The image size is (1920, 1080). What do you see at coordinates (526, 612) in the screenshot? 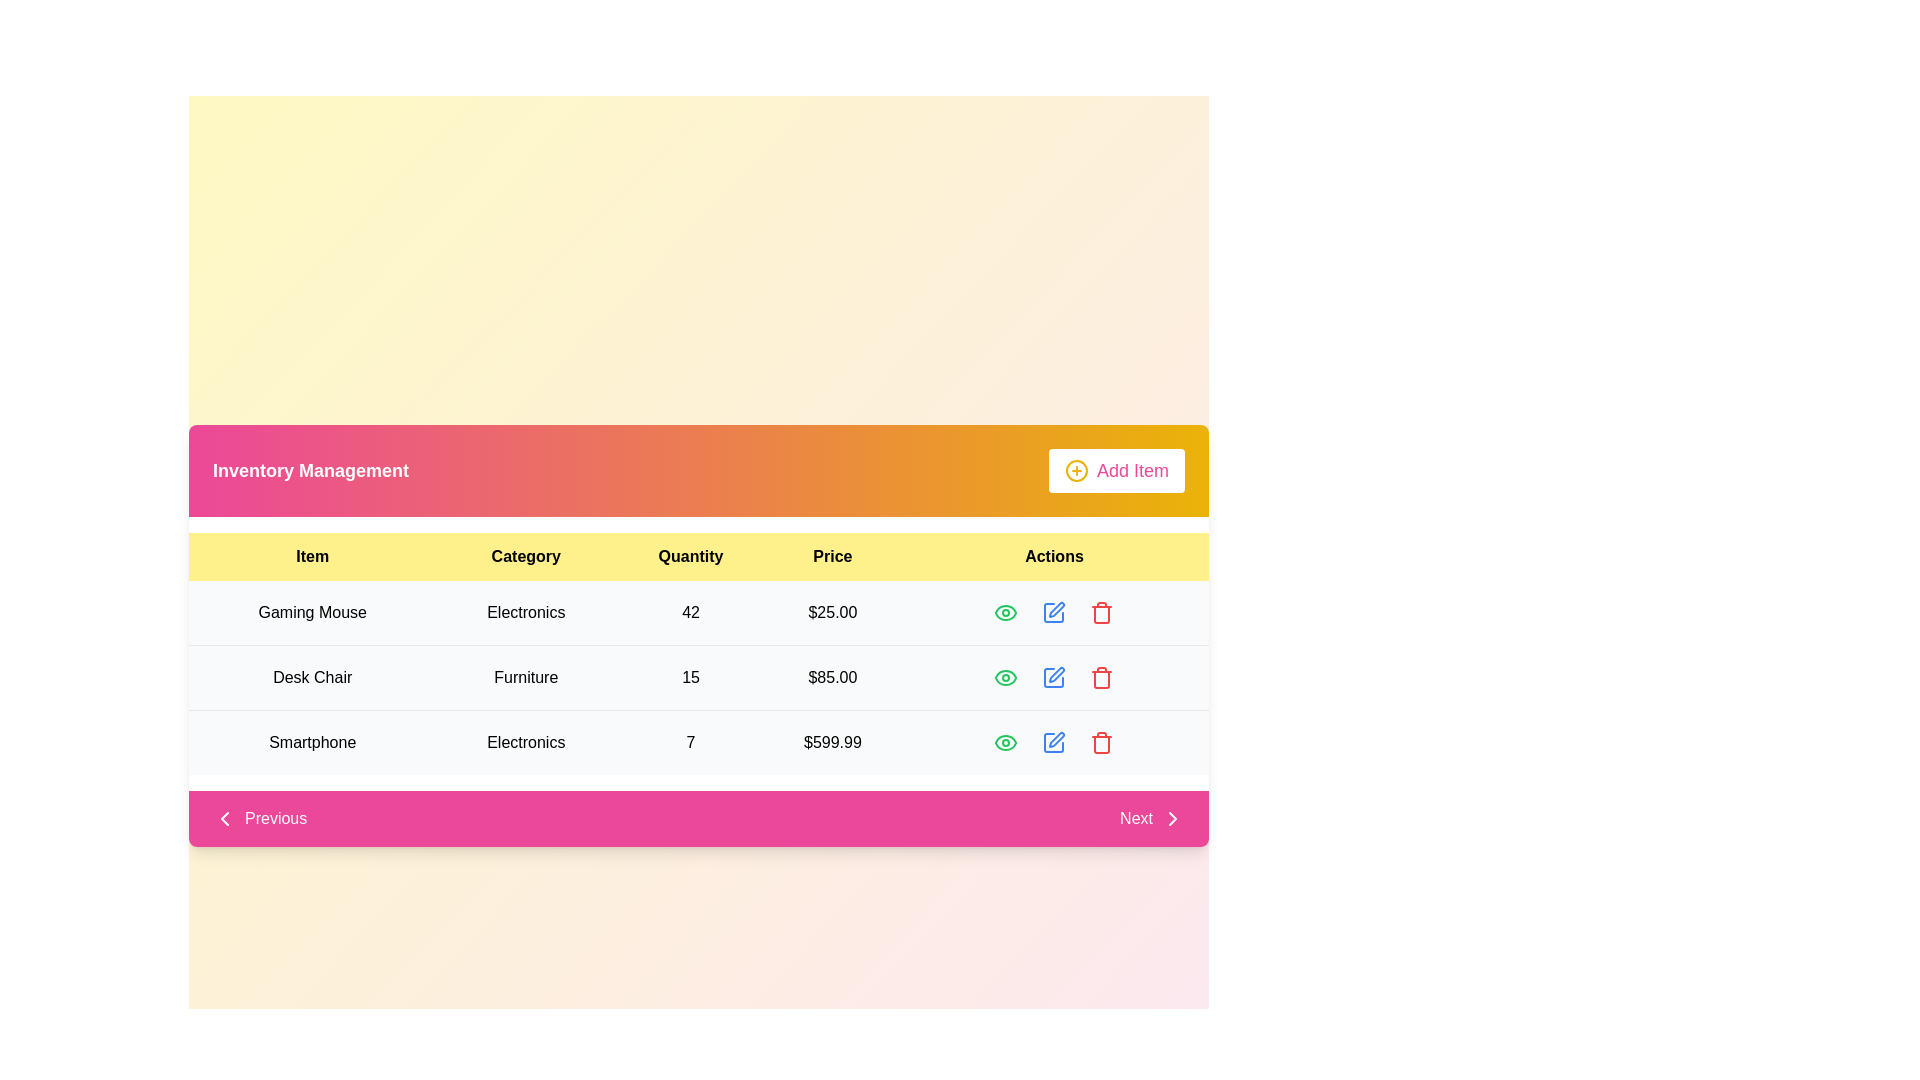
I see `the 'Electronics' text label located in the 'Category' column of the inventory table, specifically in the second cell of the first row for the 'Gaming Mouse' entry` at bounding box center [526, 612].